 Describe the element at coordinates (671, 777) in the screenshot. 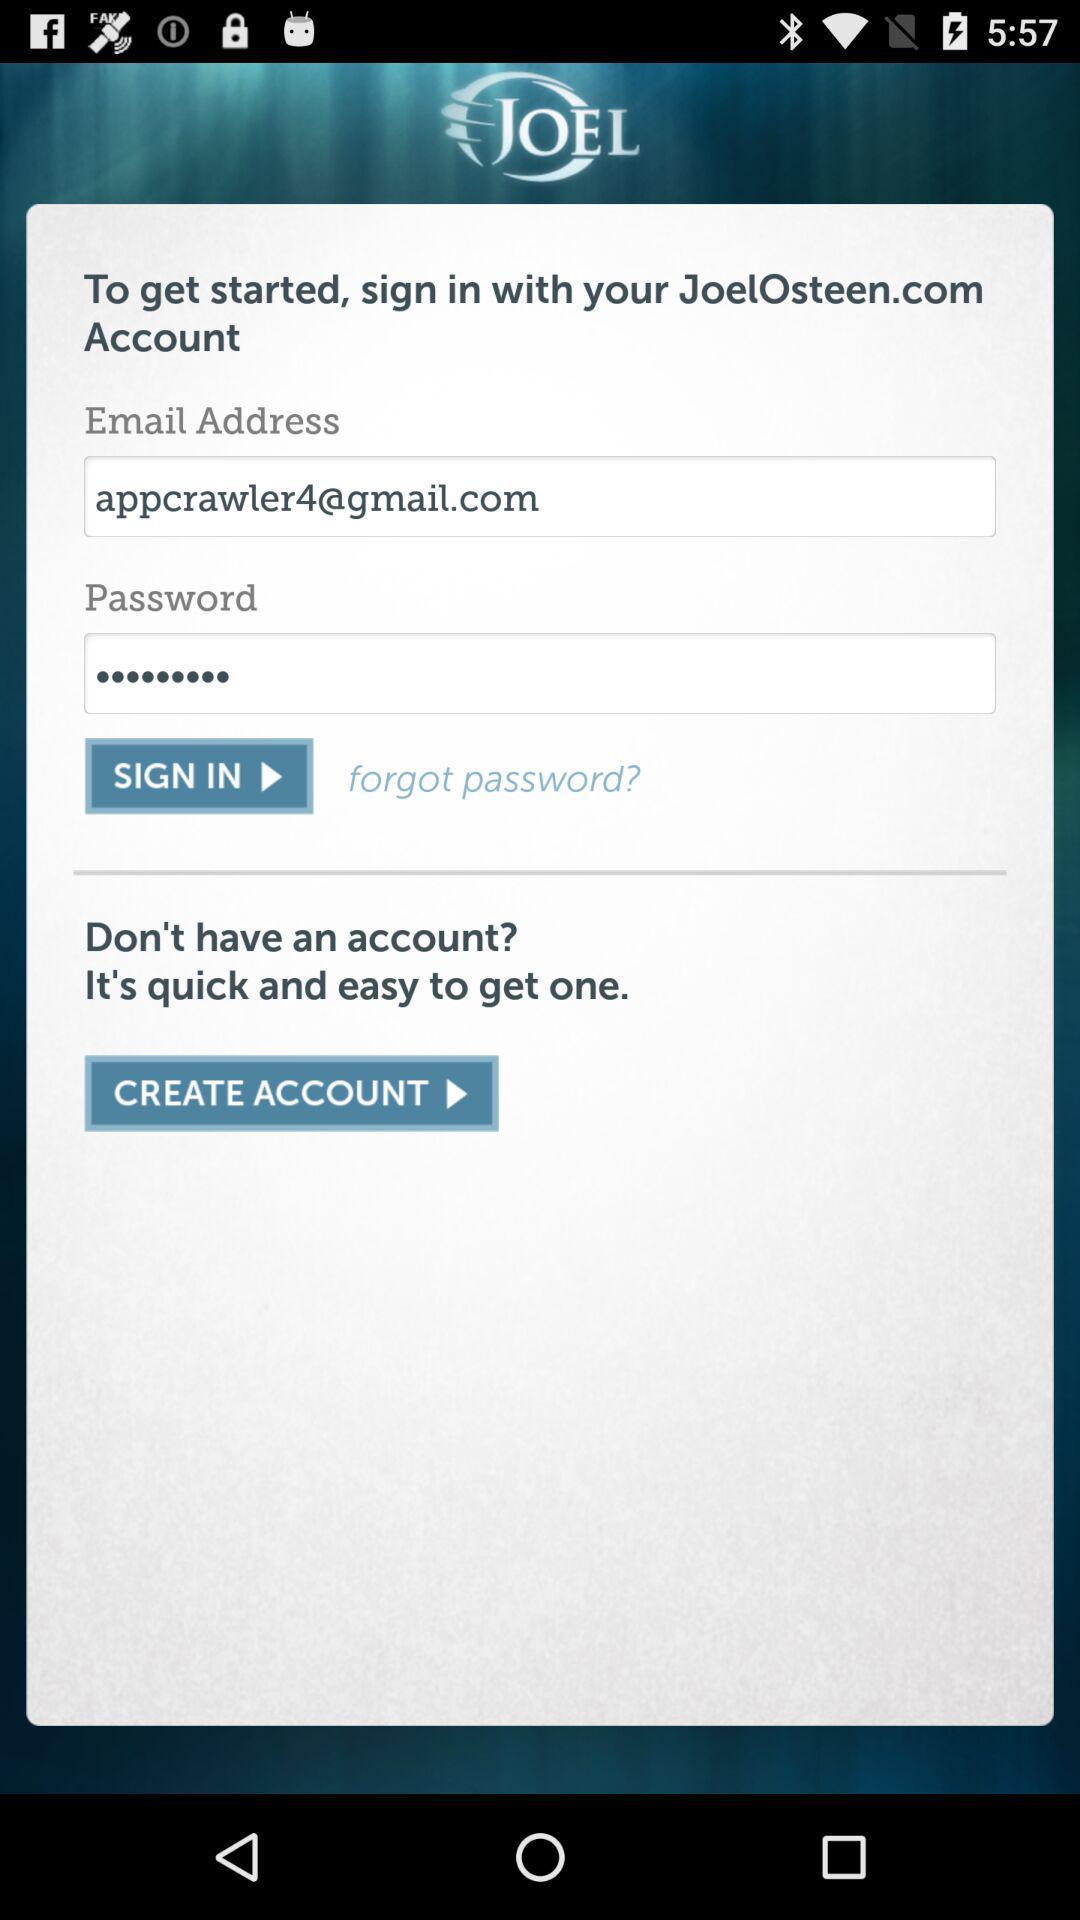

I see `forgot password?` at that location.